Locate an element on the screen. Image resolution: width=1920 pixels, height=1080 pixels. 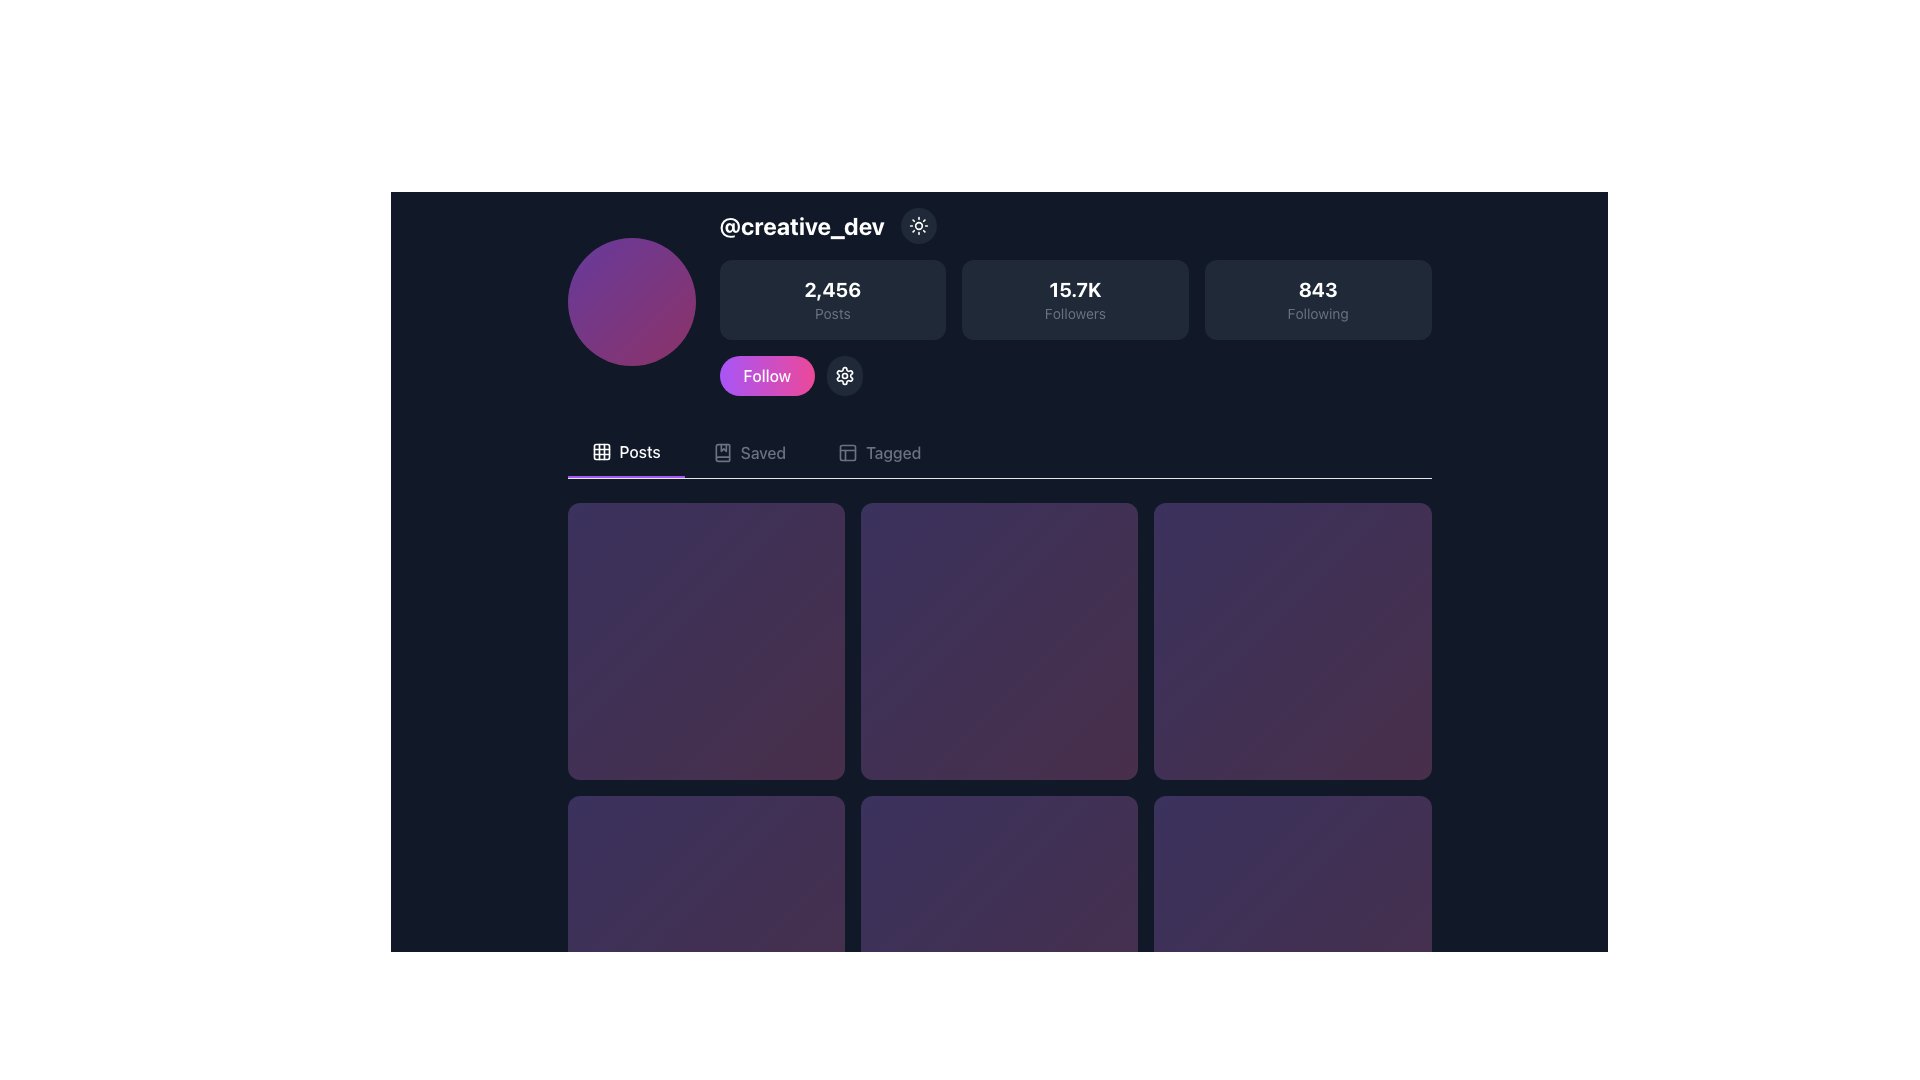
the SVG-based Bookmark icon located in the category selection bar next to 'Posts' and 'Tagged' section titles is located at coordinates (721, 452).